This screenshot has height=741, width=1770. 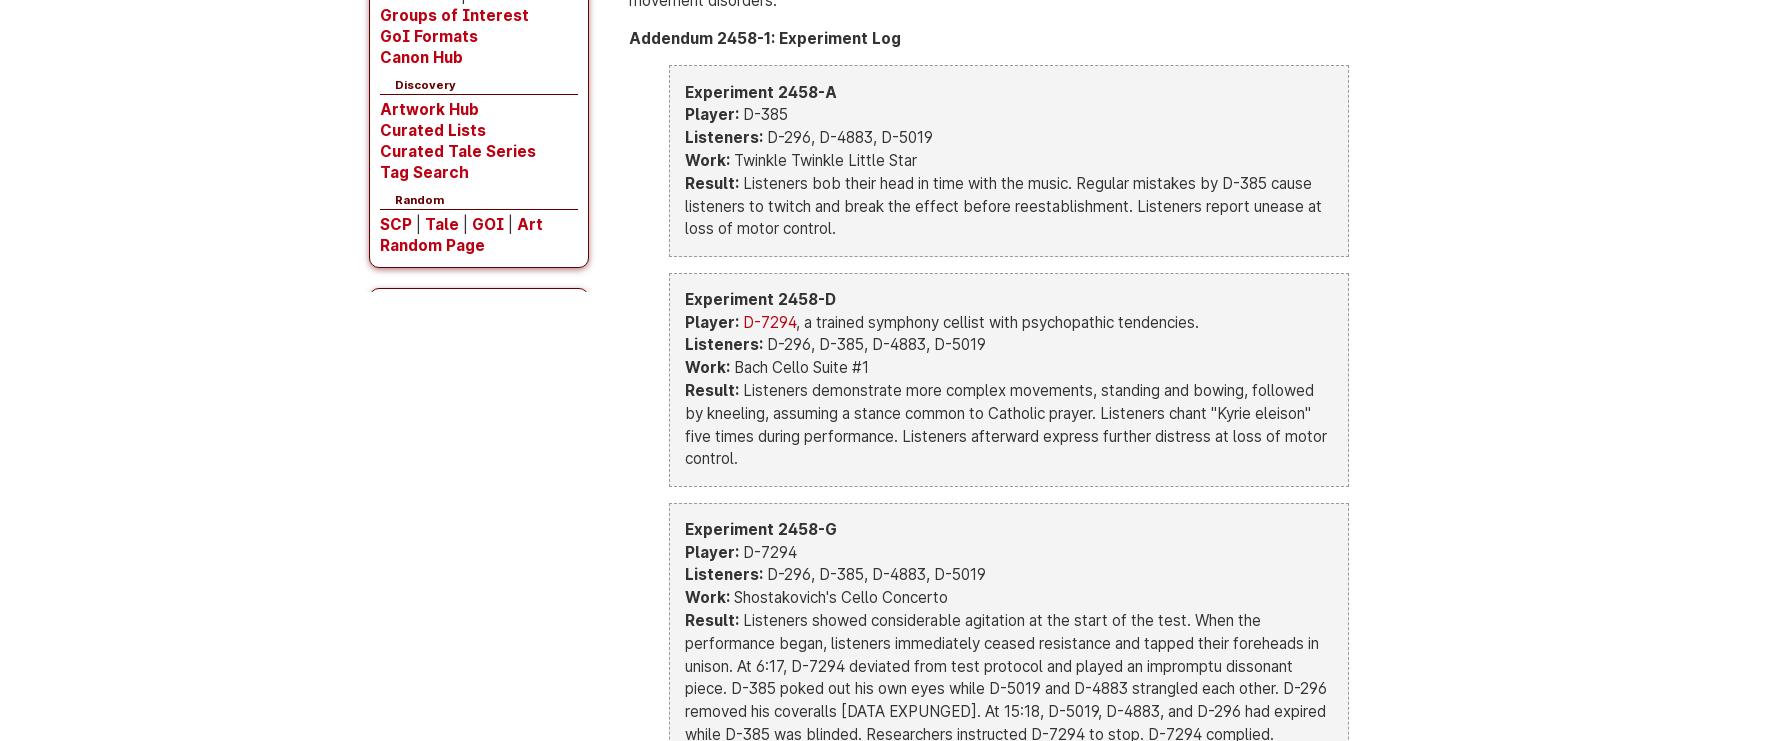 I want to click on 'Tag Search', so click(x=423, y=171).